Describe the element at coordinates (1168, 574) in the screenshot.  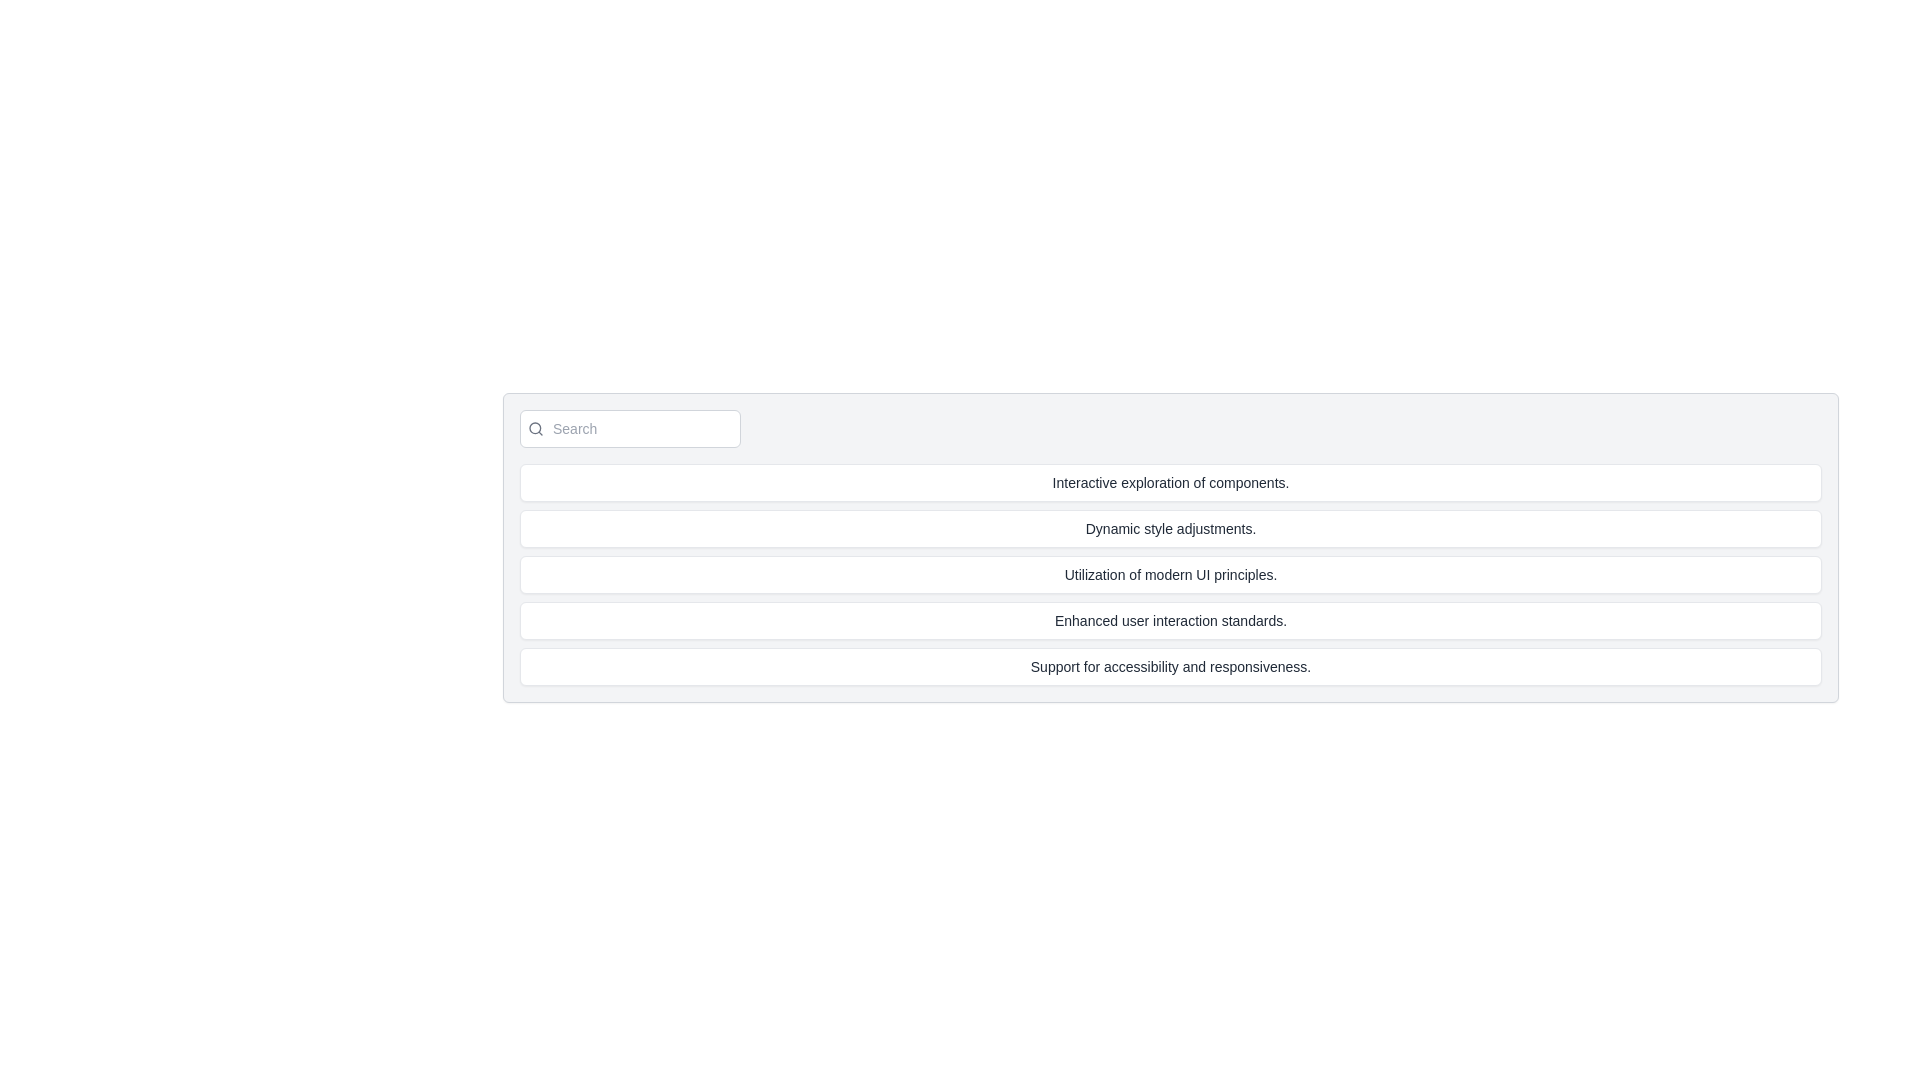
I see `the Text Character at the end of the word 'modern' in the sentence 'Utilization of modern UI principles.'` at that location.